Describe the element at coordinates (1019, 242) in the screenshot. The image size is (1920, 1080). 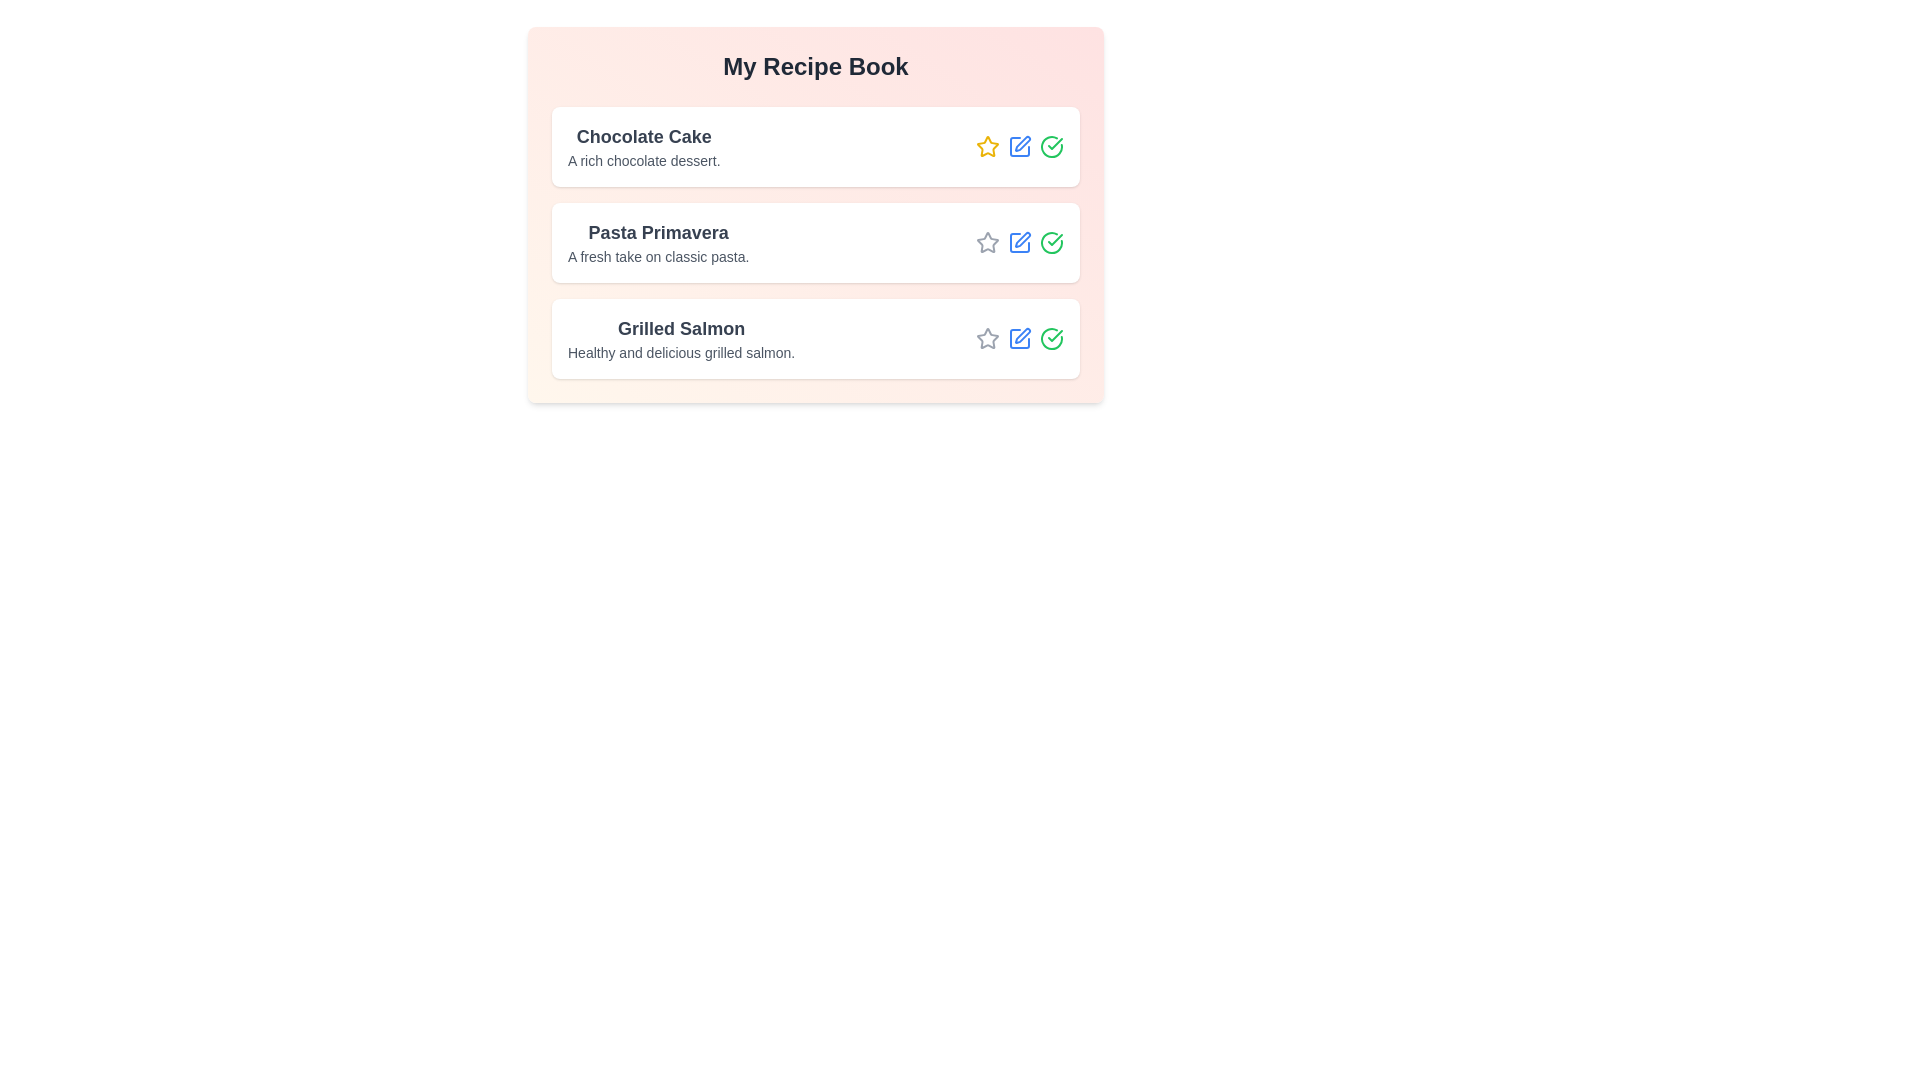
I see `edit icon for the recipe titled Pasta Primavera` at that location.